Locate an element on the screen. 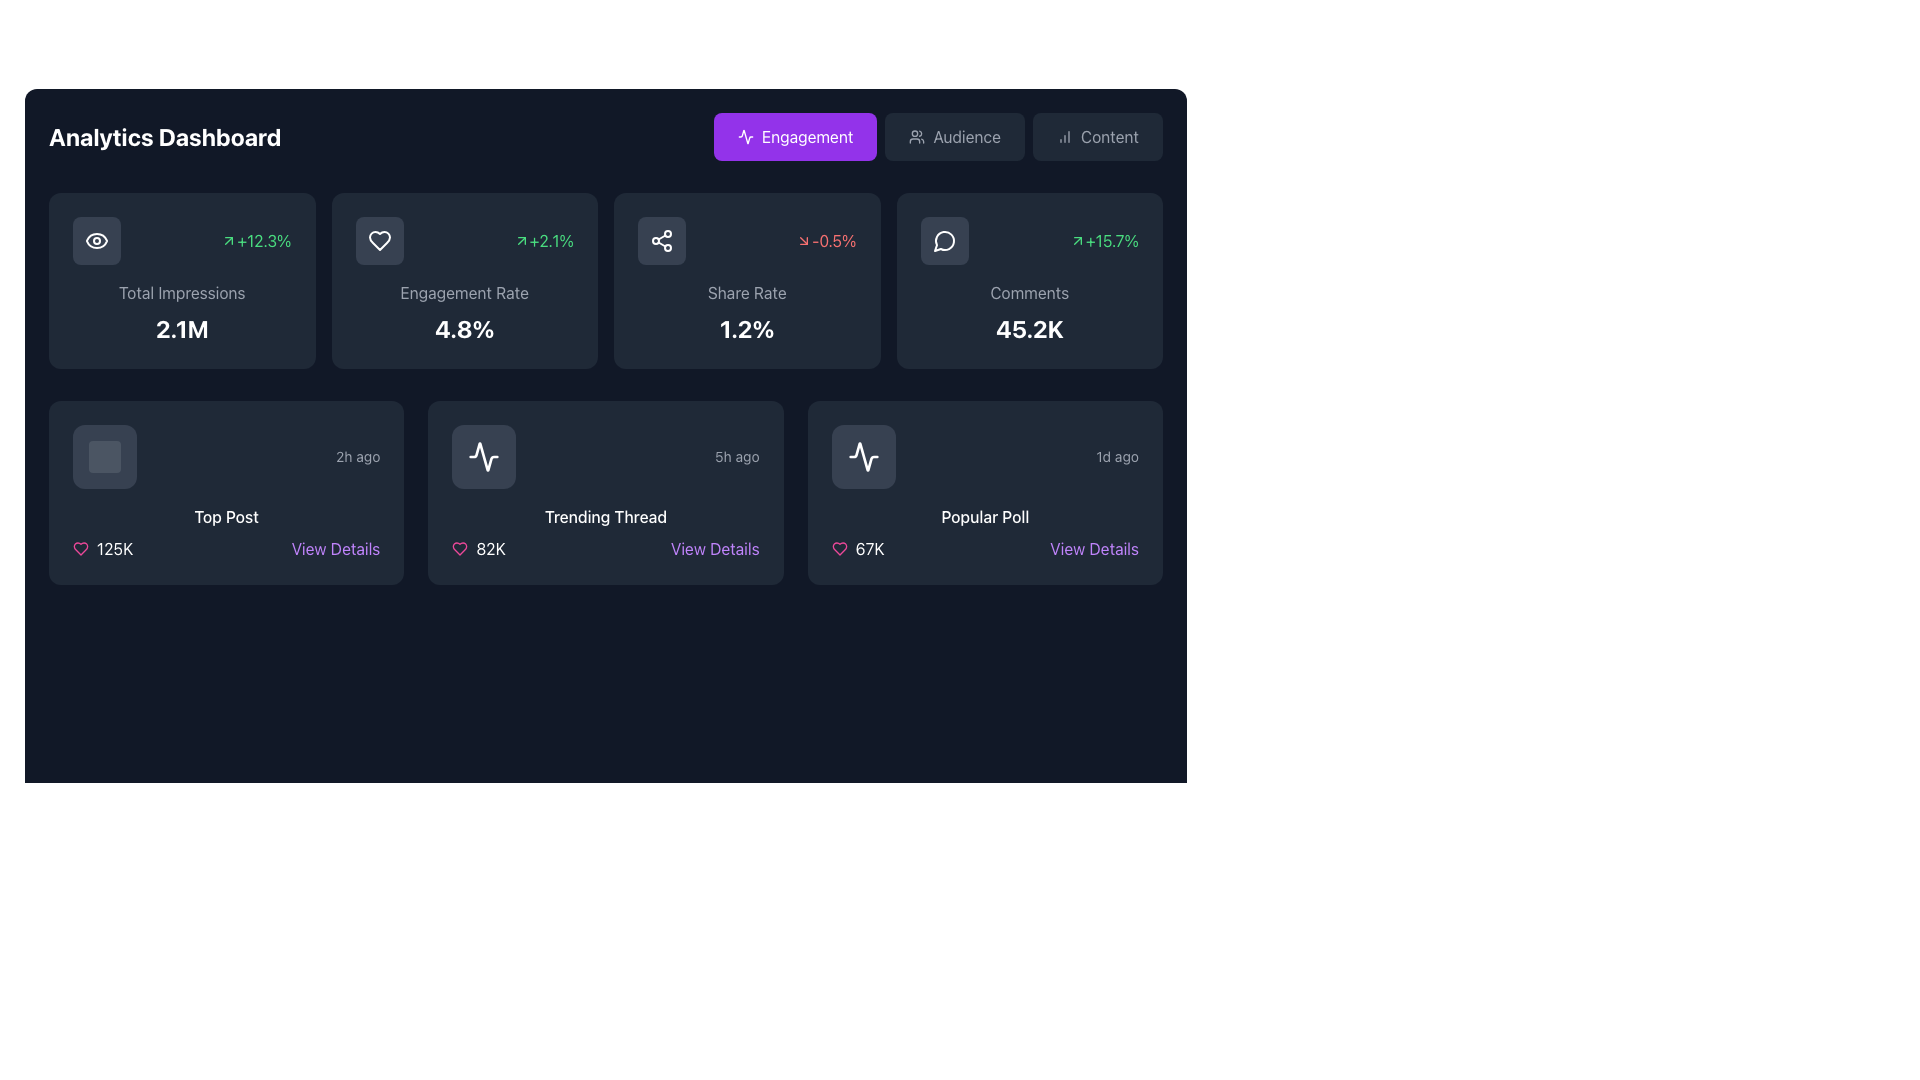 Image resolution: width=1920 pixels, height=1080 pixels. the trend increase icon located in the 'Total Impressions' tile, which indicates a '+12.3%' increase is located at coordinates (229, 239).